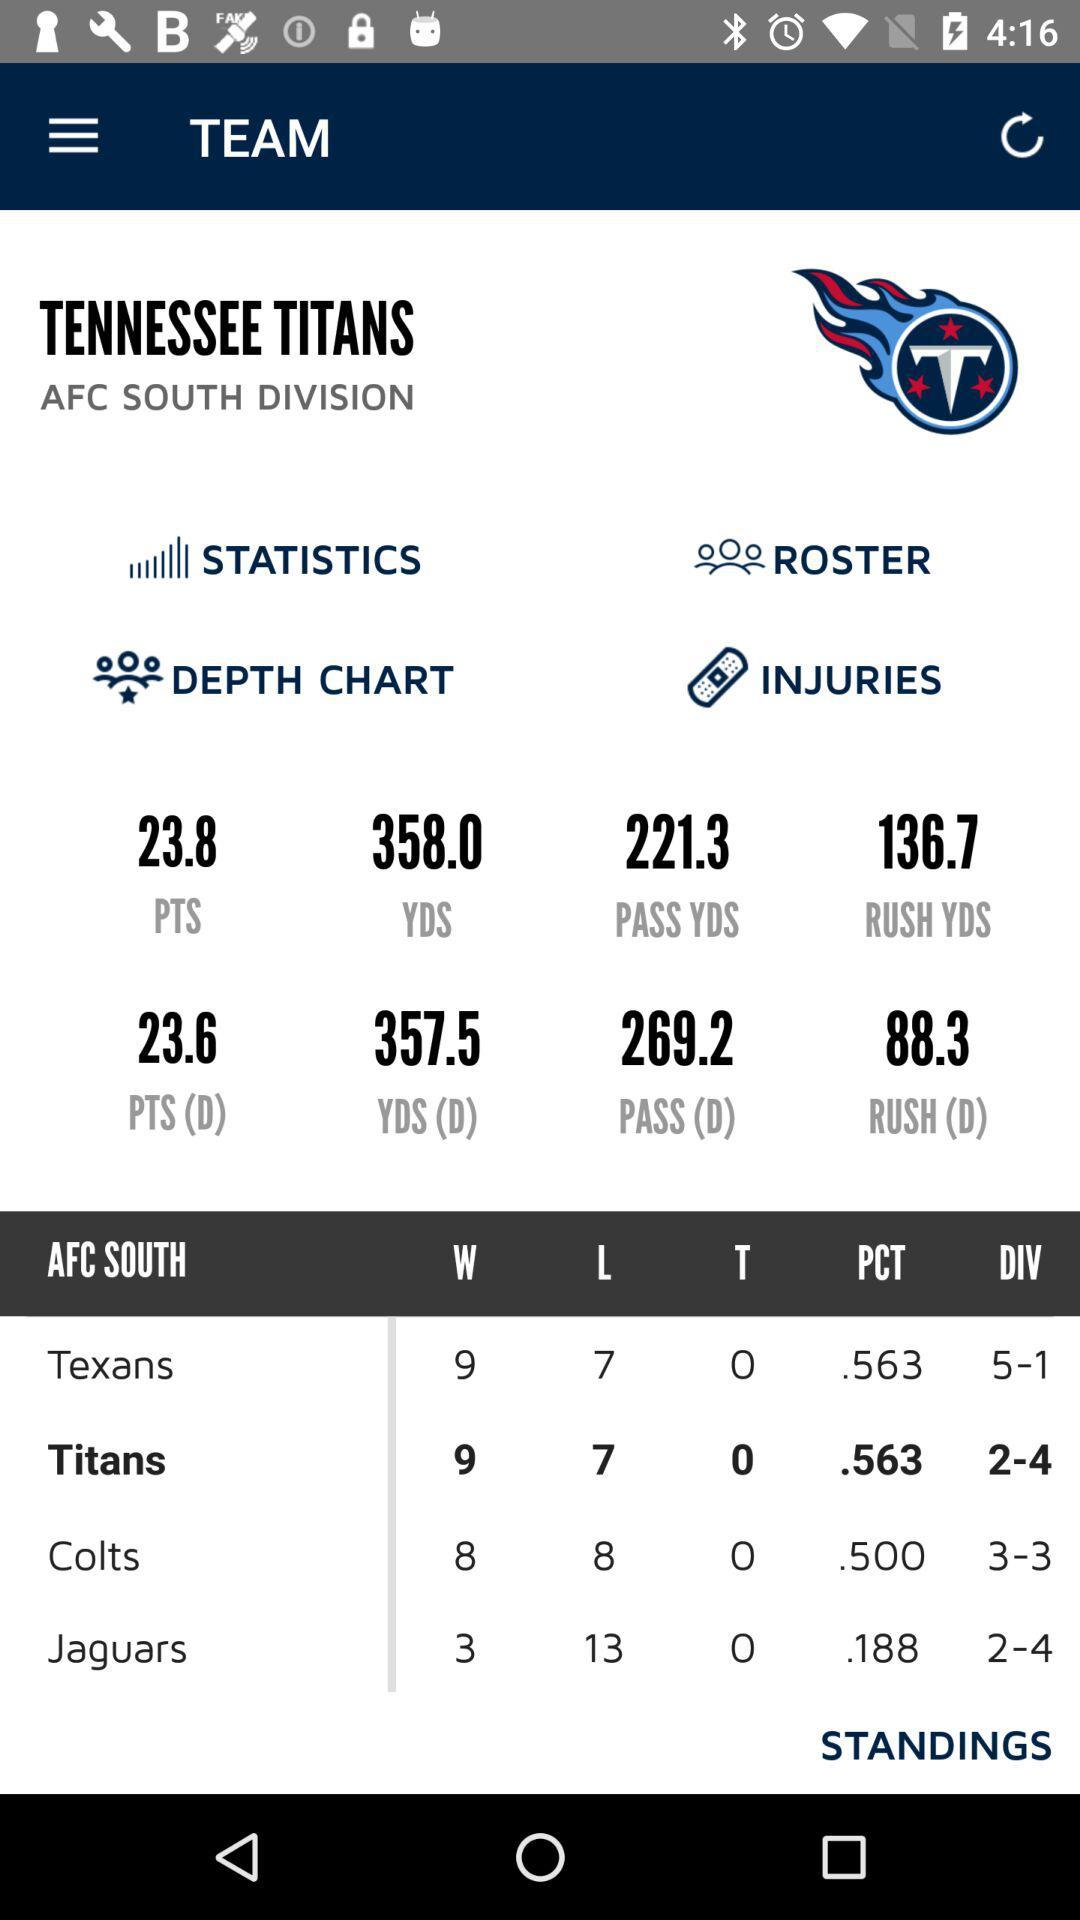 The height and width of the screenshot is (1920, 1080). I want to click on the item to the left of the pct, so click(742, 1262).